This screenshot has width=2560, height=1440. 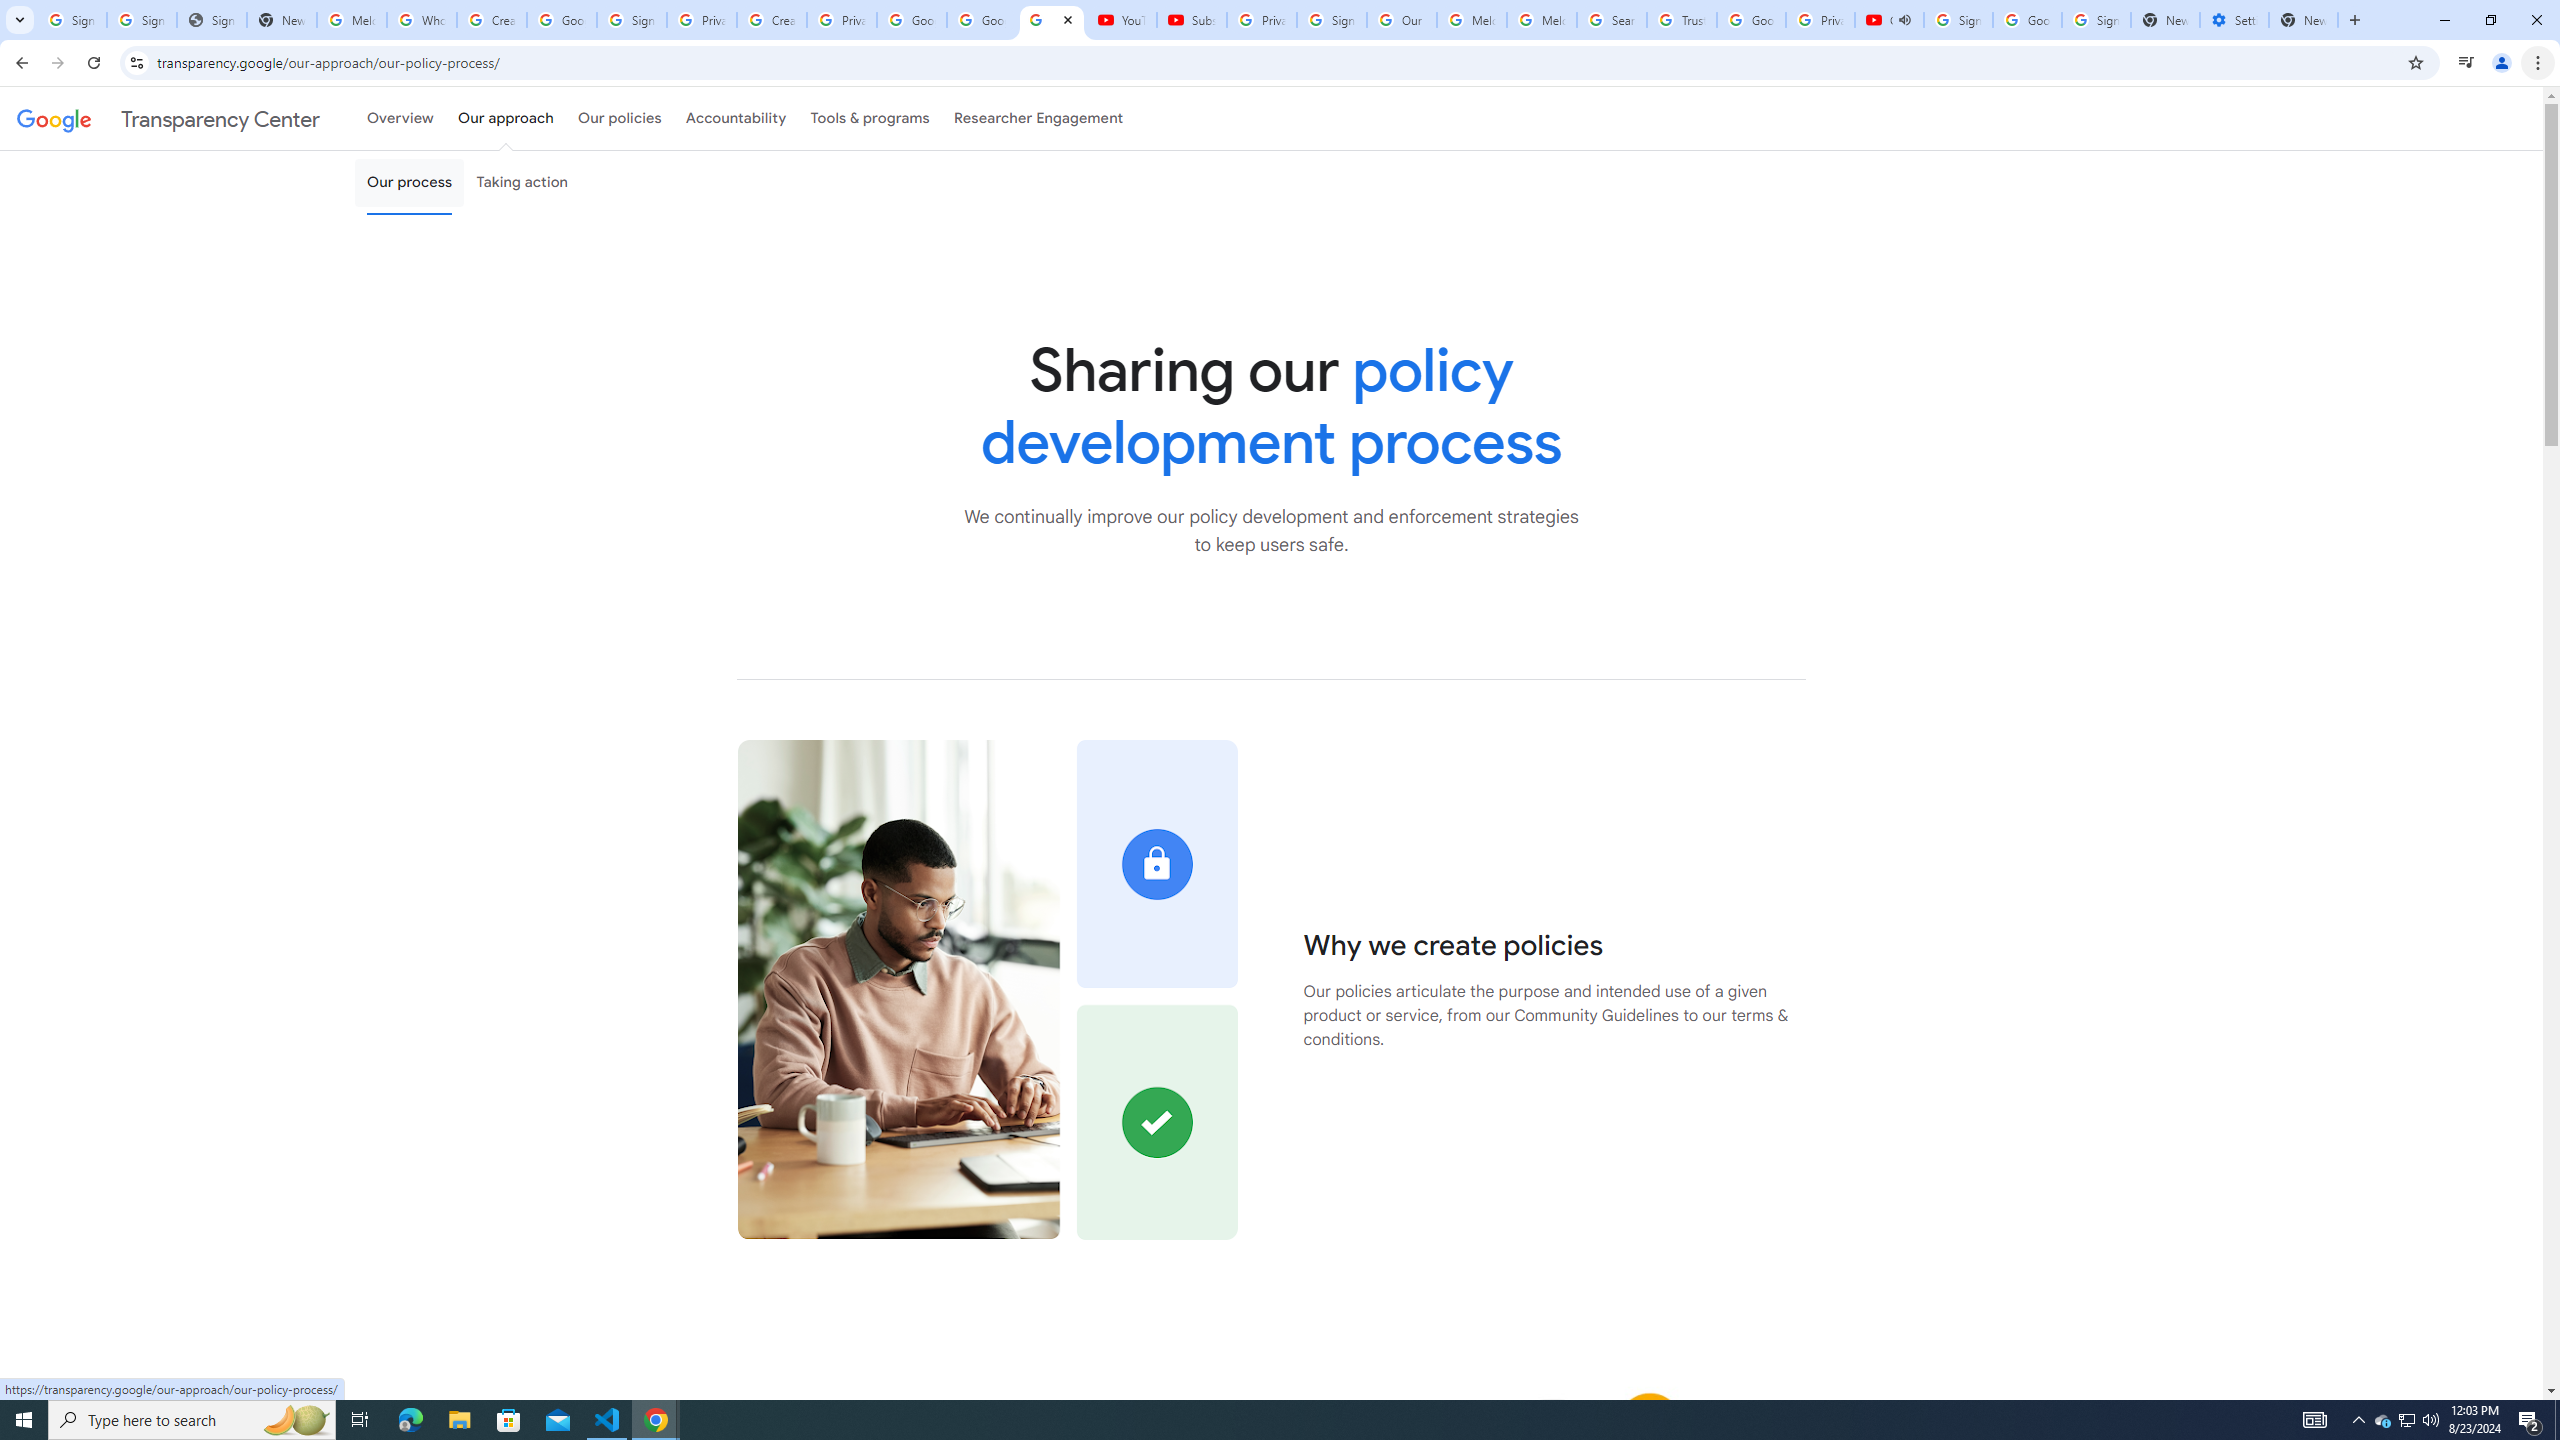 I want to click on 'Our approach', so click(x=505, y=118).